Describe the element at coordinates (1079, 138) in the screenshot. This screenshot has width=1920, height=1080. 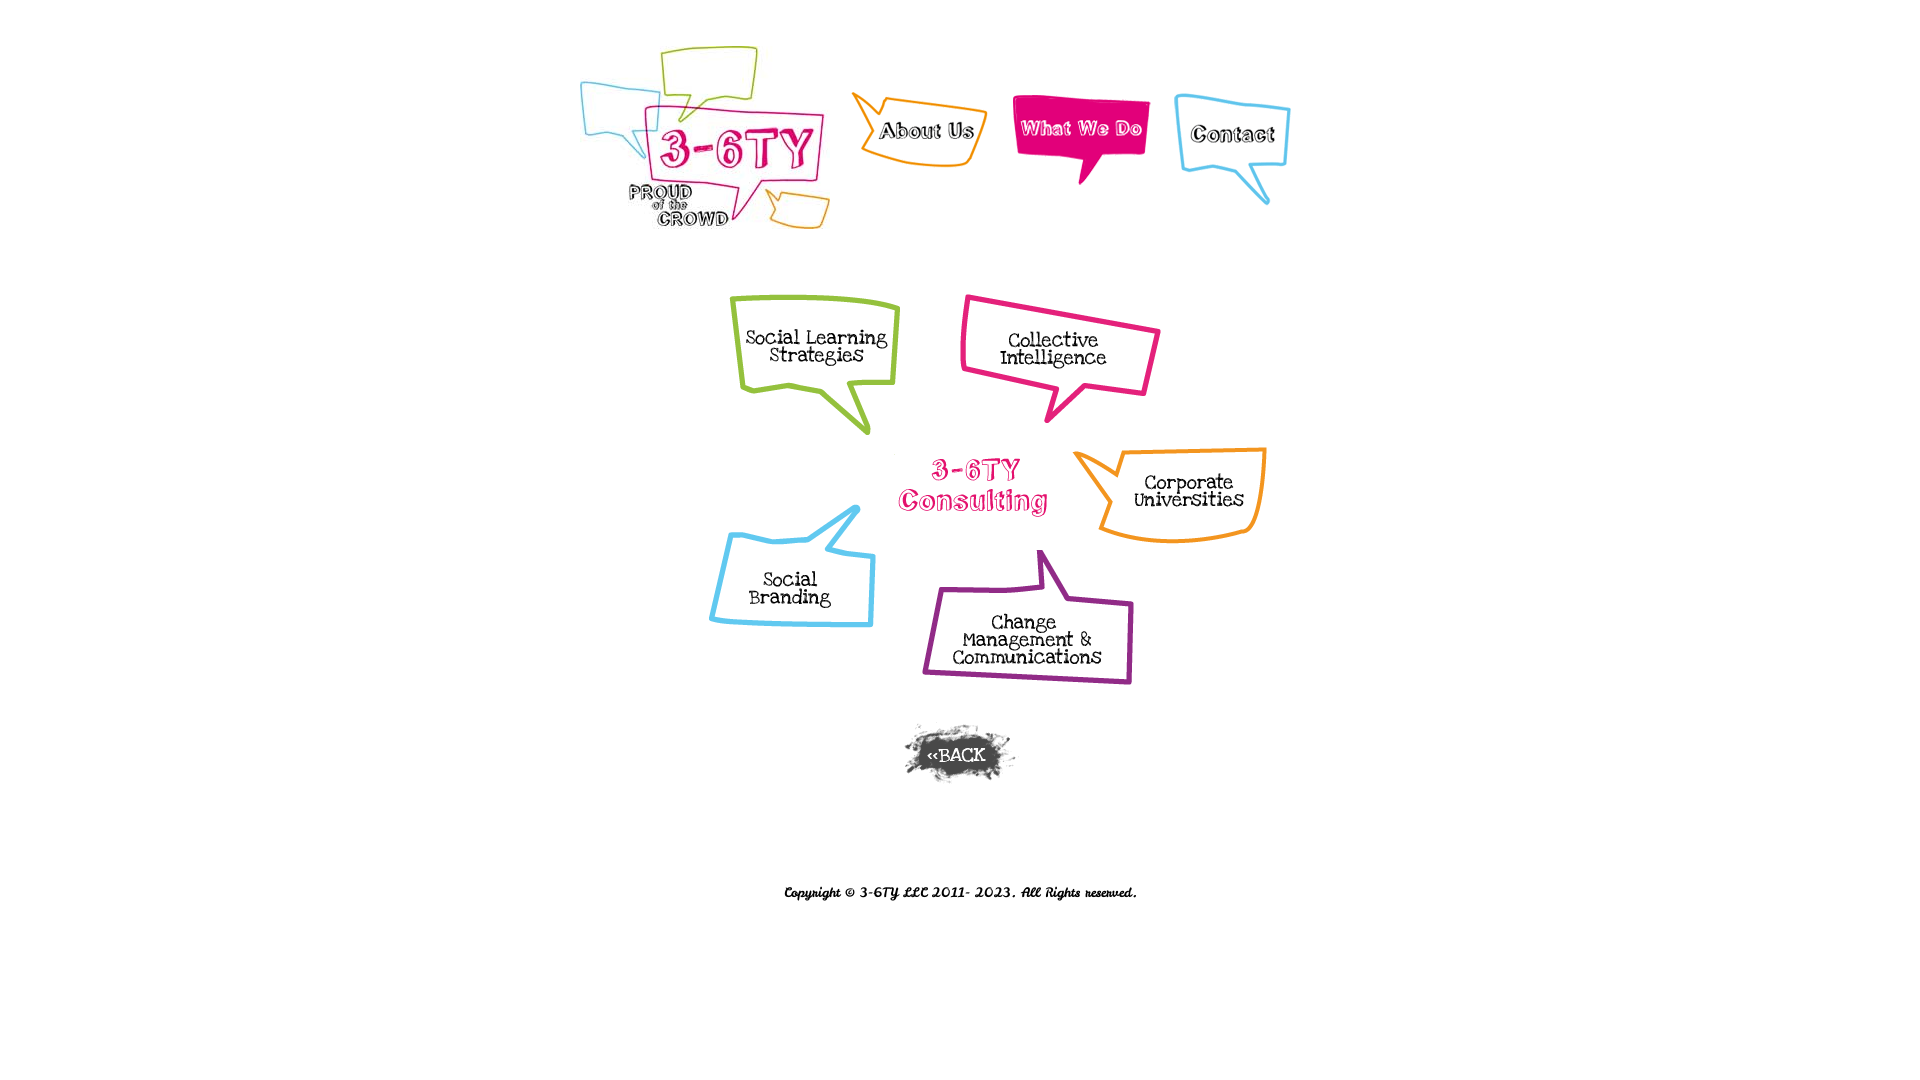
I see `'What We Do'` at that location.